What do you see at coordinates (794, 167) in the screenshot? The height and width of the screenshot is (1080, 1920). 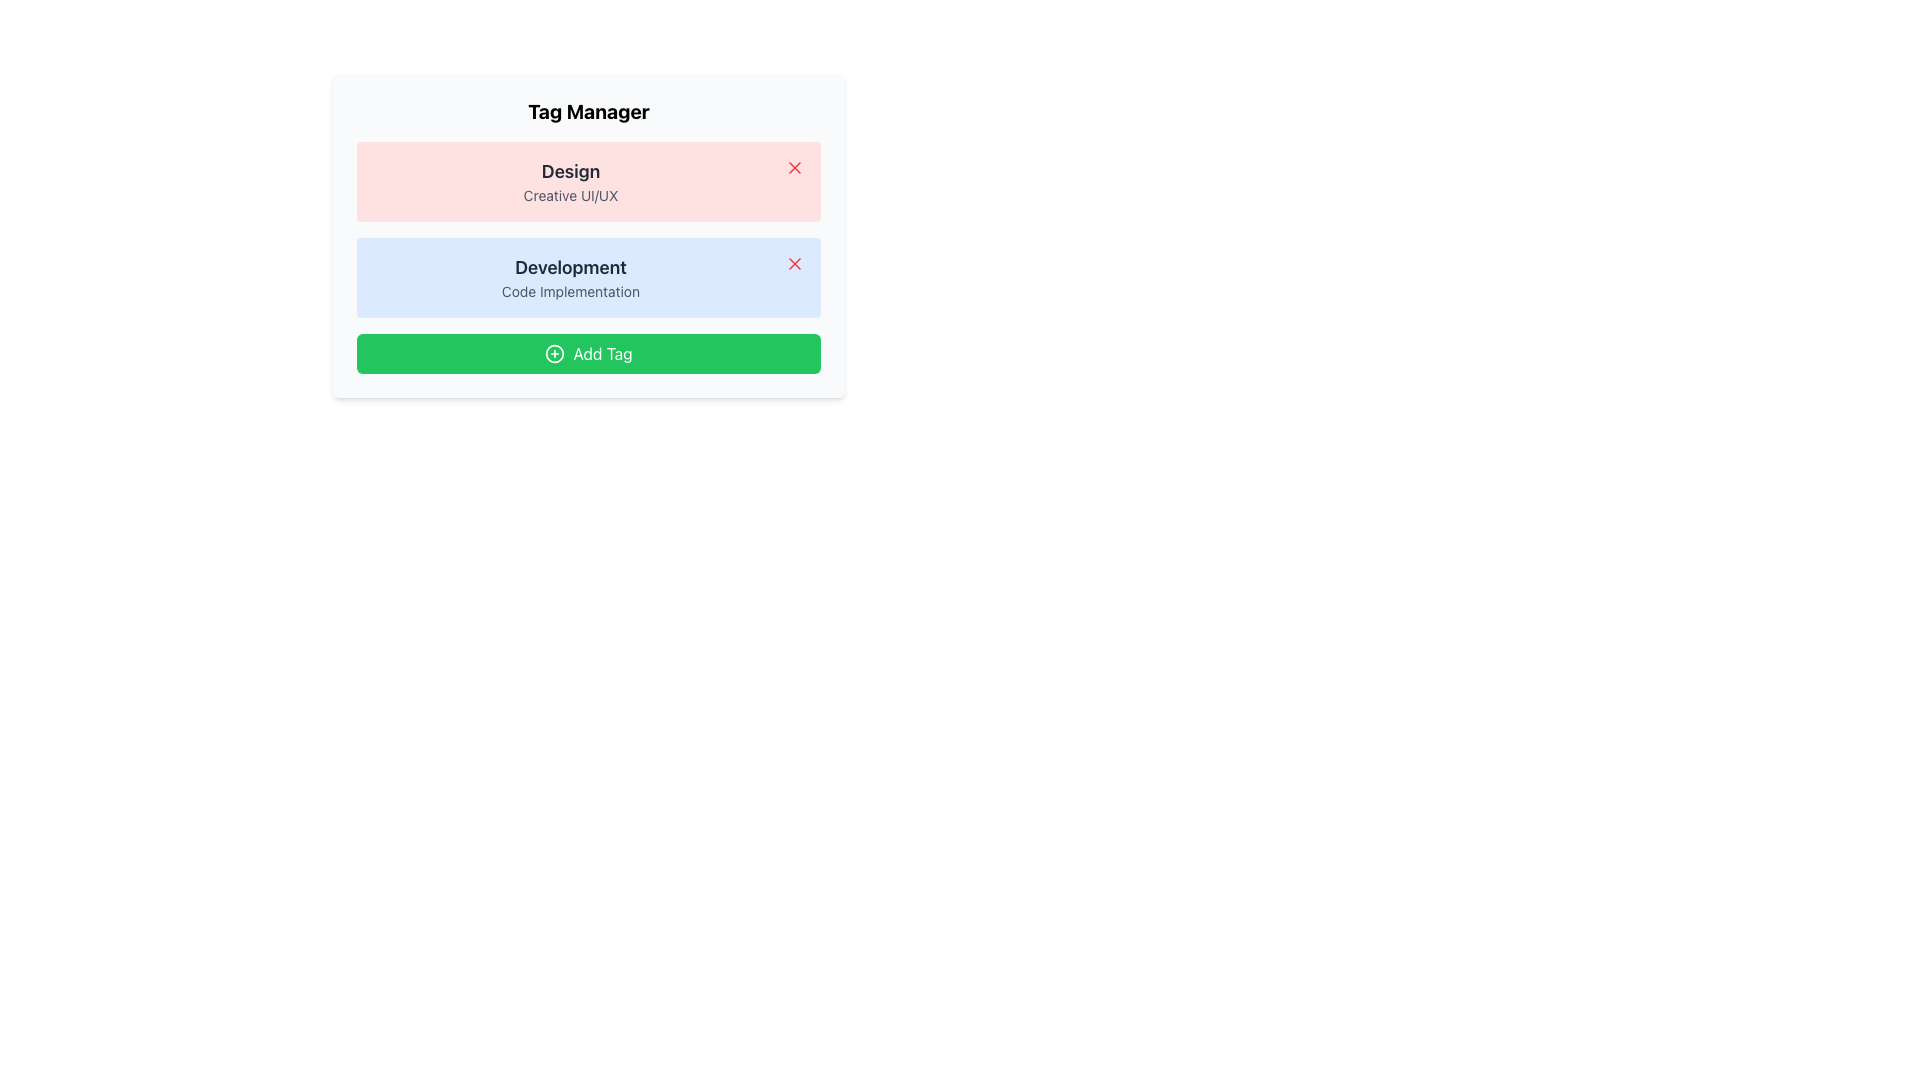 I see `the red 'X' button located at the far-right side of the 'Design' category box` at bounding box center [794, 167].